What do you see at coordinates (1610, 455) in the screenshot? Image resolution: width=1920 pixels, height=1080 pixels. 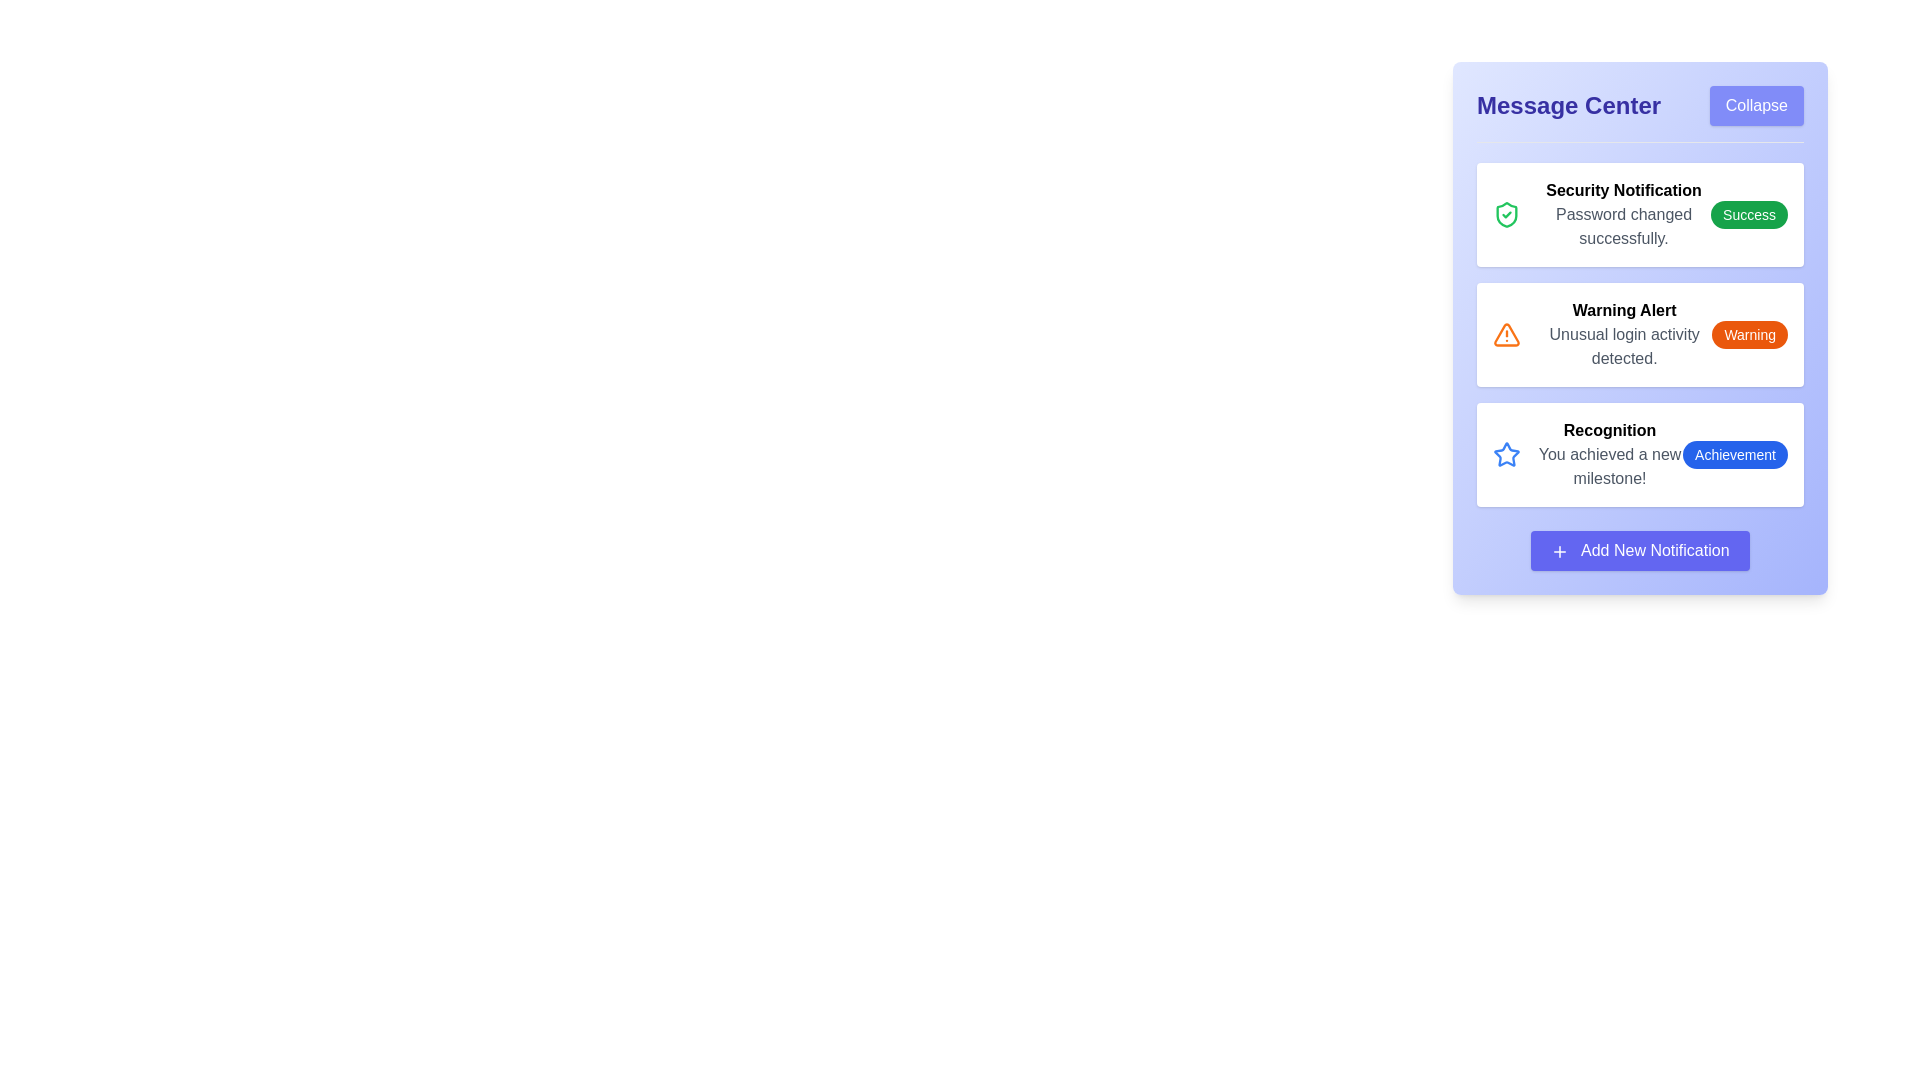 I see `the title and description in the achievement notification text block located within the third notification card in the 'Message Center', centrally aligned next to a blue star icon and a blue 'Achievement' badge` at bounding box center [1610, 455].